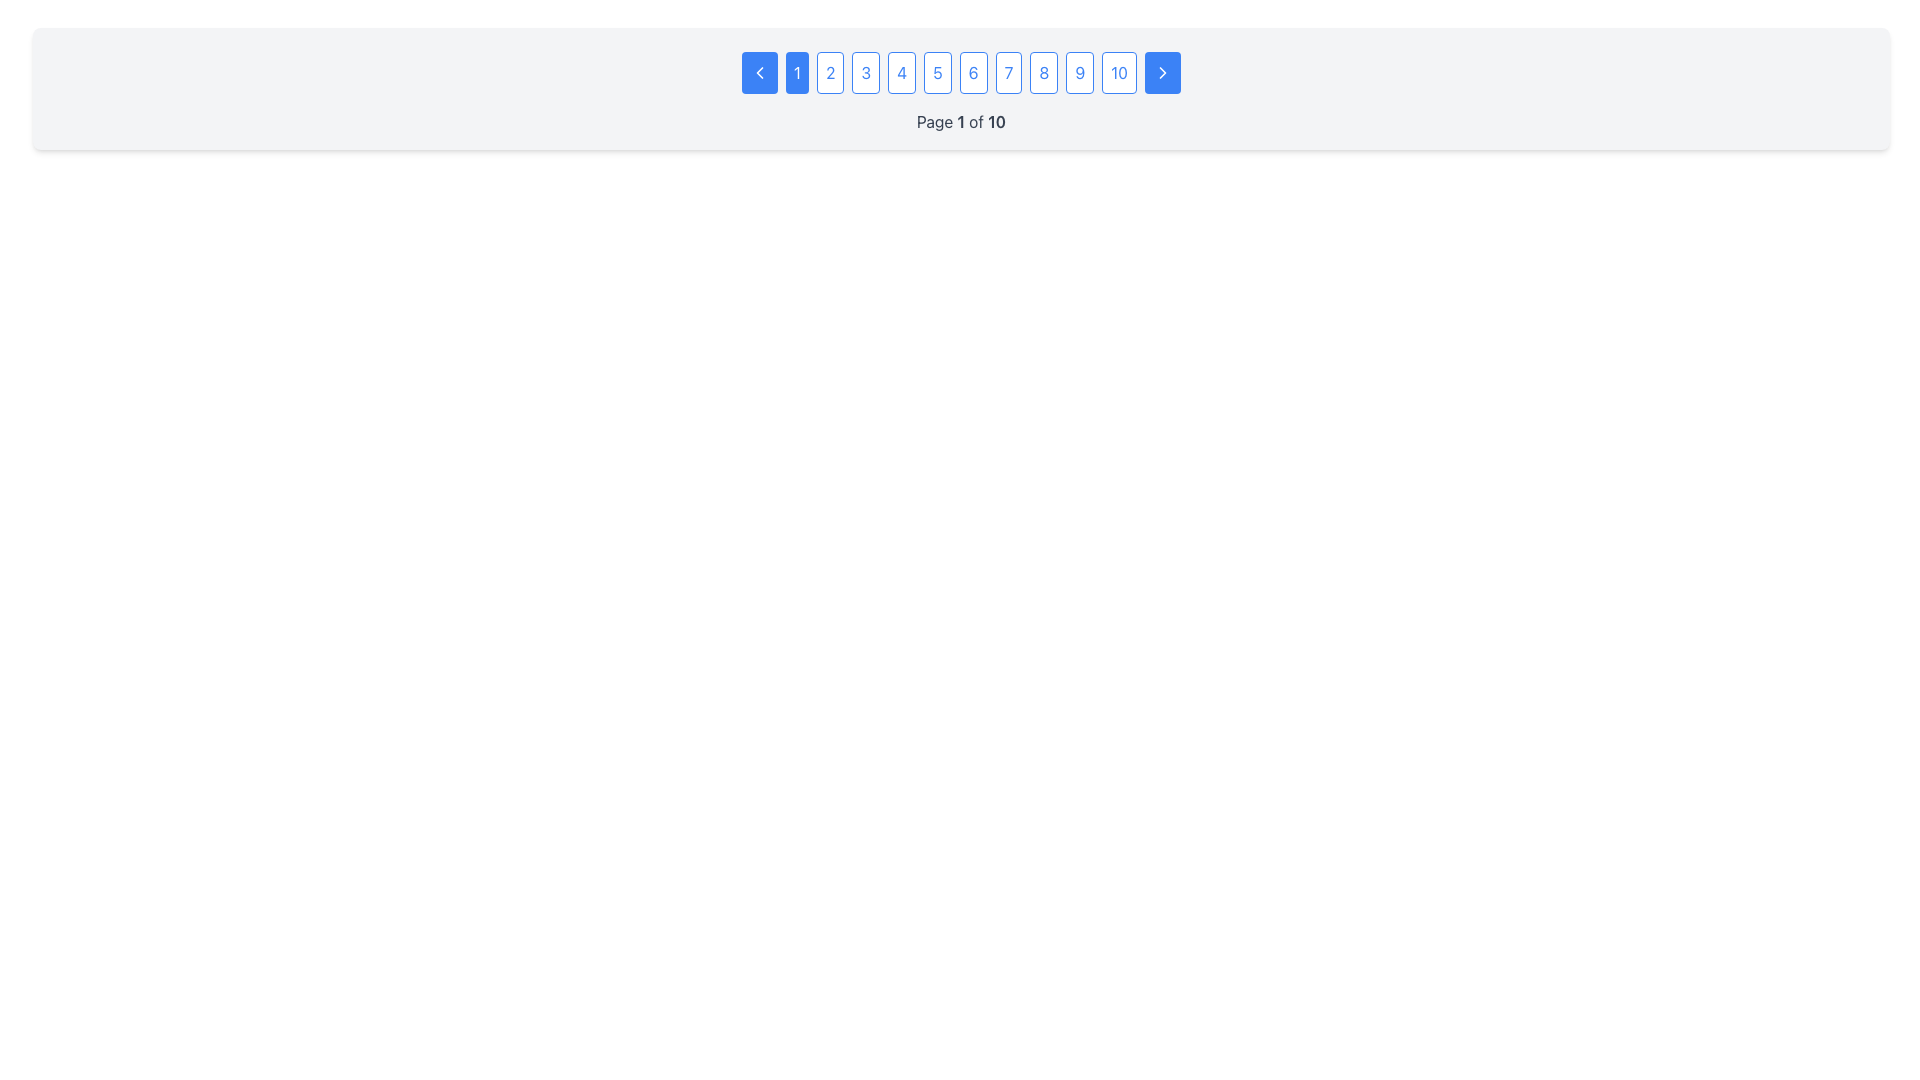 This screenshot has width=1920, height=1080. What do you see at coordinates (1043, 72) in the screenshot?
I see `the rectangular button with rounded corners and a white background, displaying the number '8'` at bounding box center [1043, 72].